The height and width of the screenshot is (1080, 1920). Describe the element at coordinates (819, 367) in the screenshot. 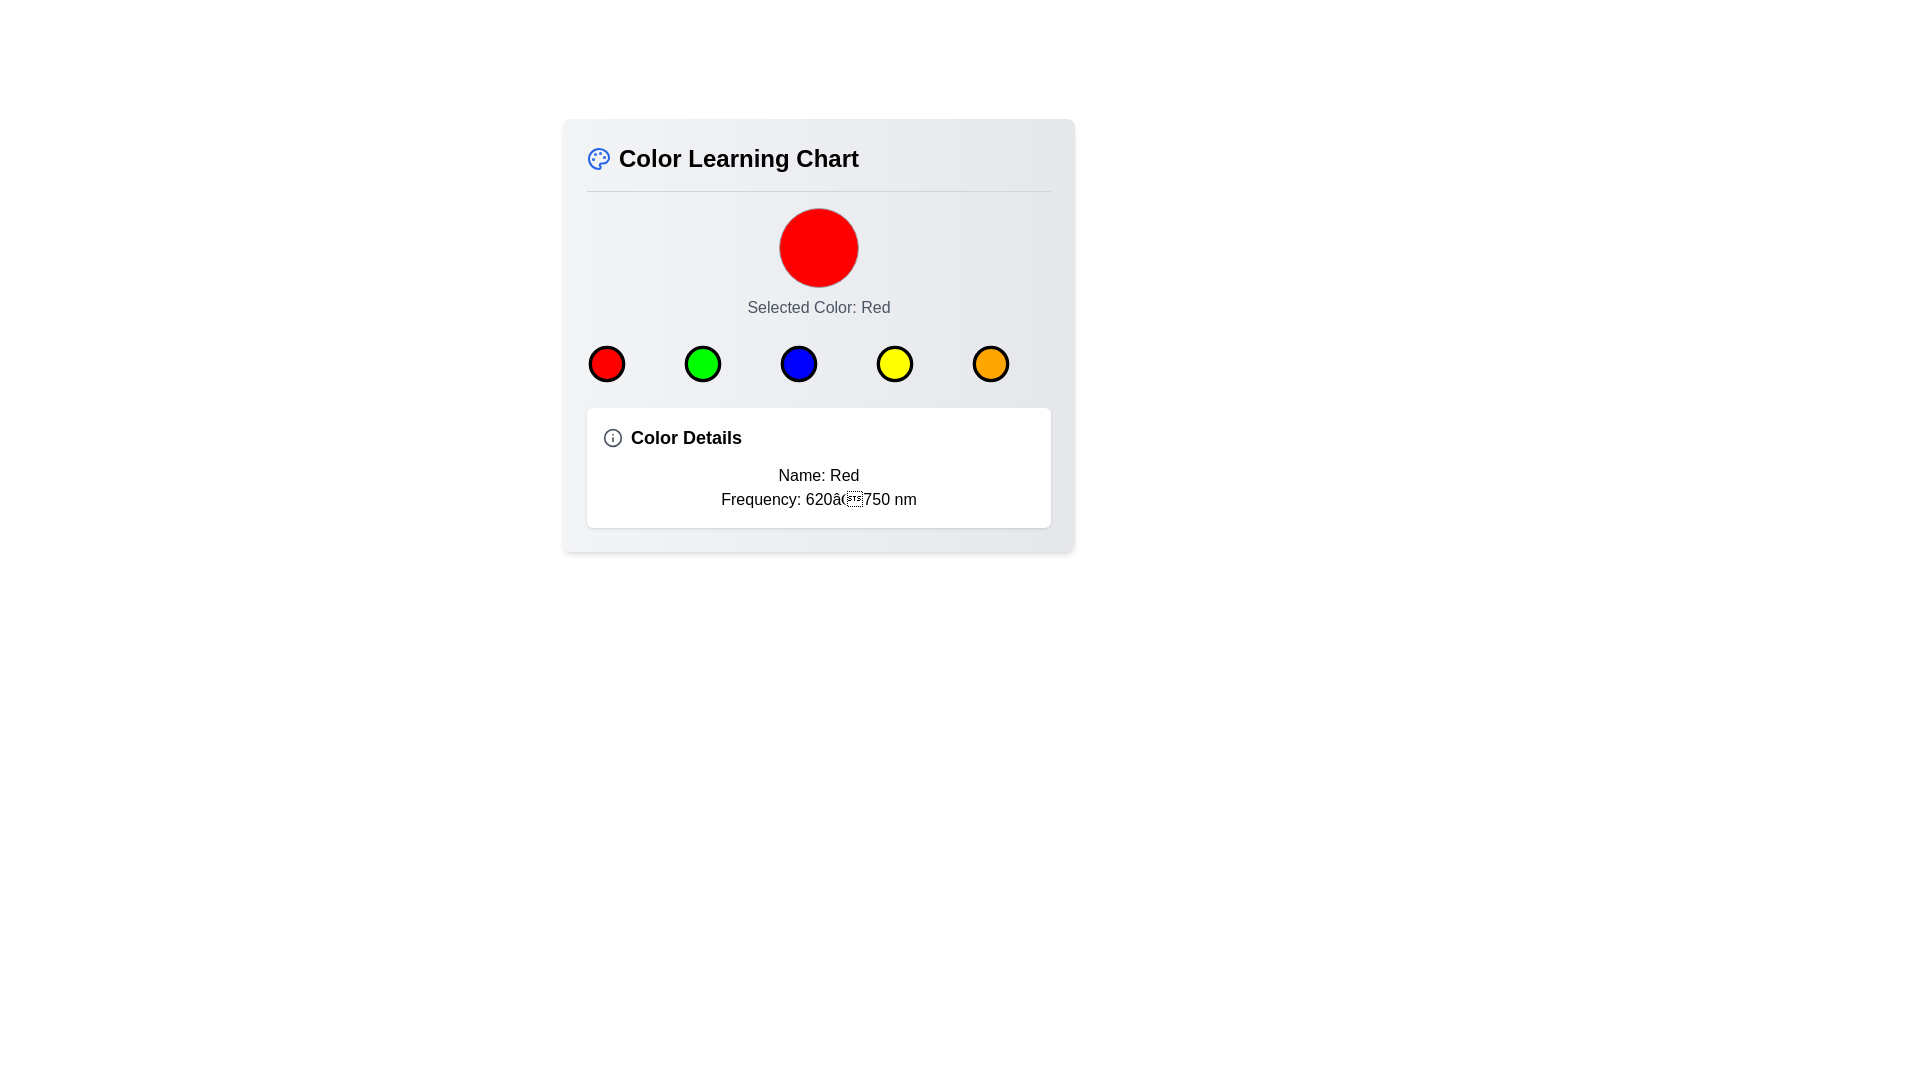

I see `the blue circle button in the color selection interface` at that location.